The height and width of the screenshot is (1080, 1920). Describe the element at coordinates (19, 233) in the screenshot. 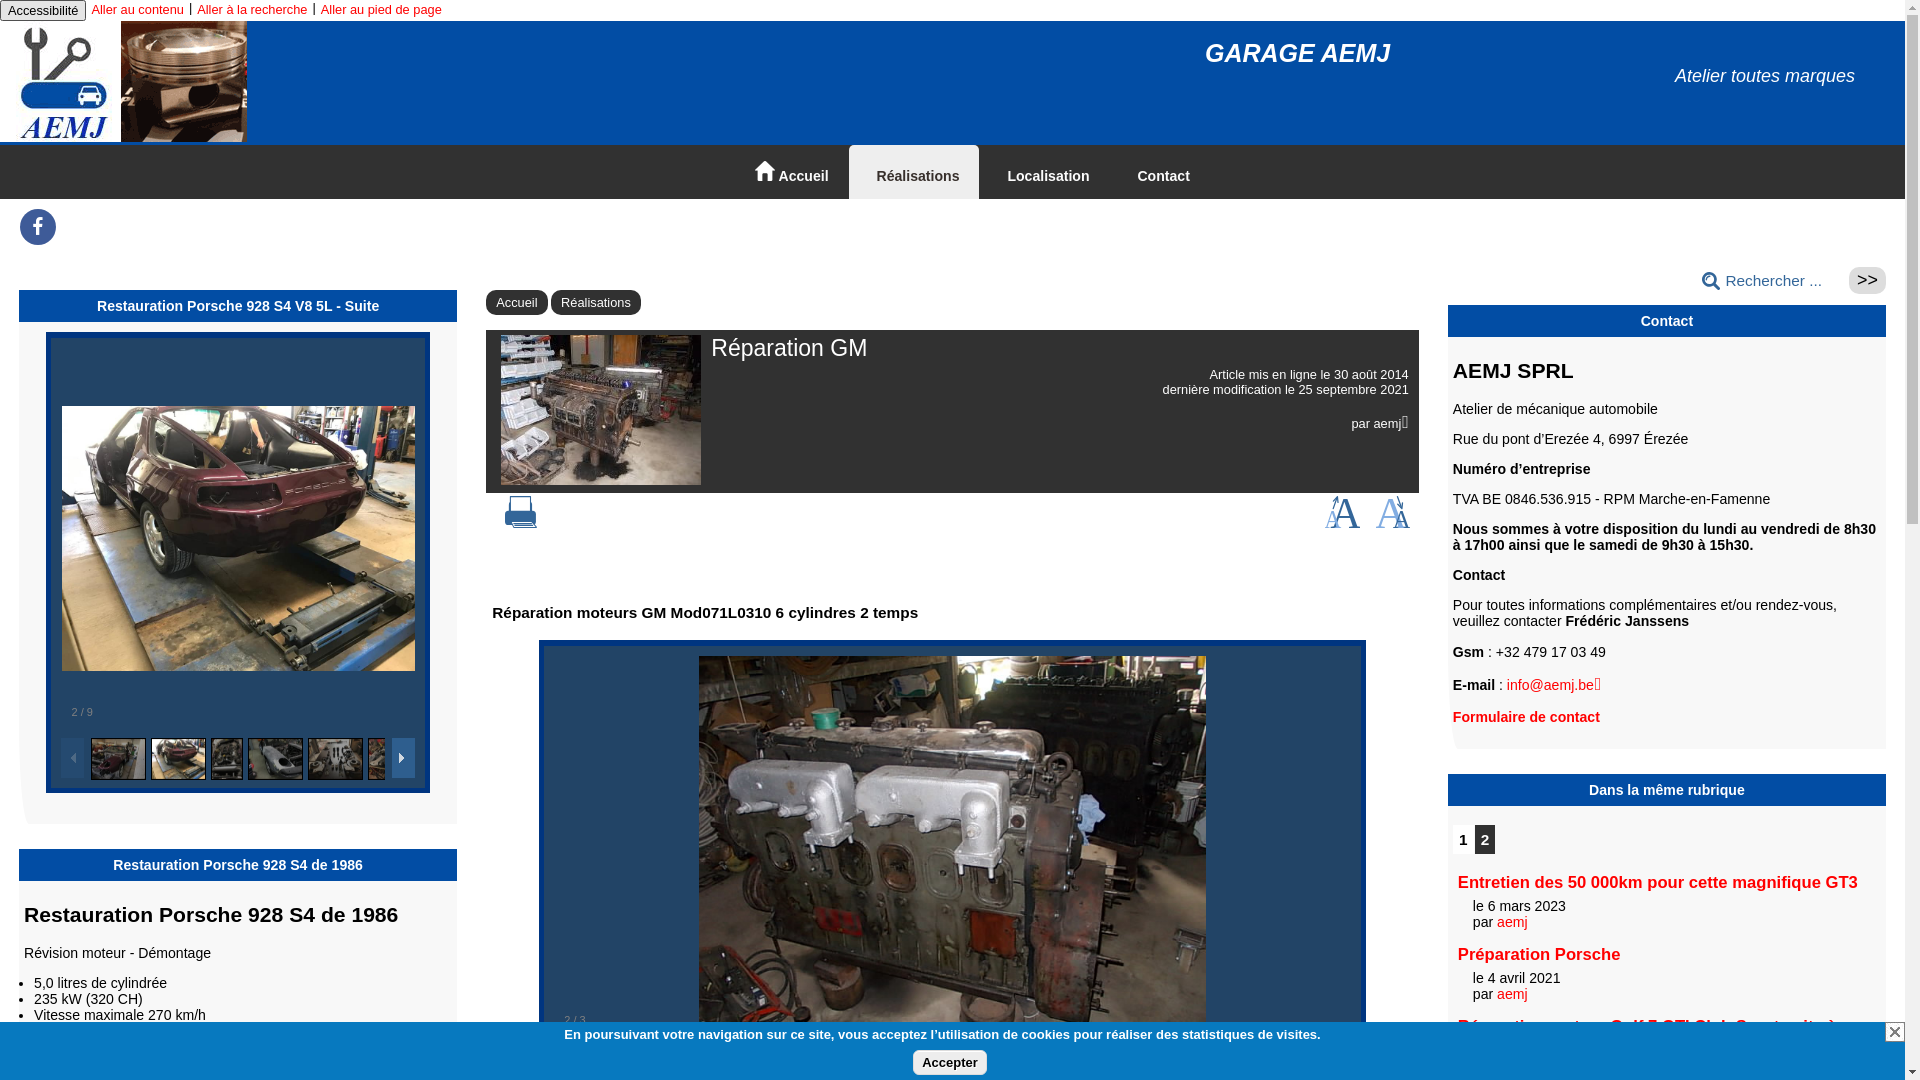

I see `'Facebook'` at that location.